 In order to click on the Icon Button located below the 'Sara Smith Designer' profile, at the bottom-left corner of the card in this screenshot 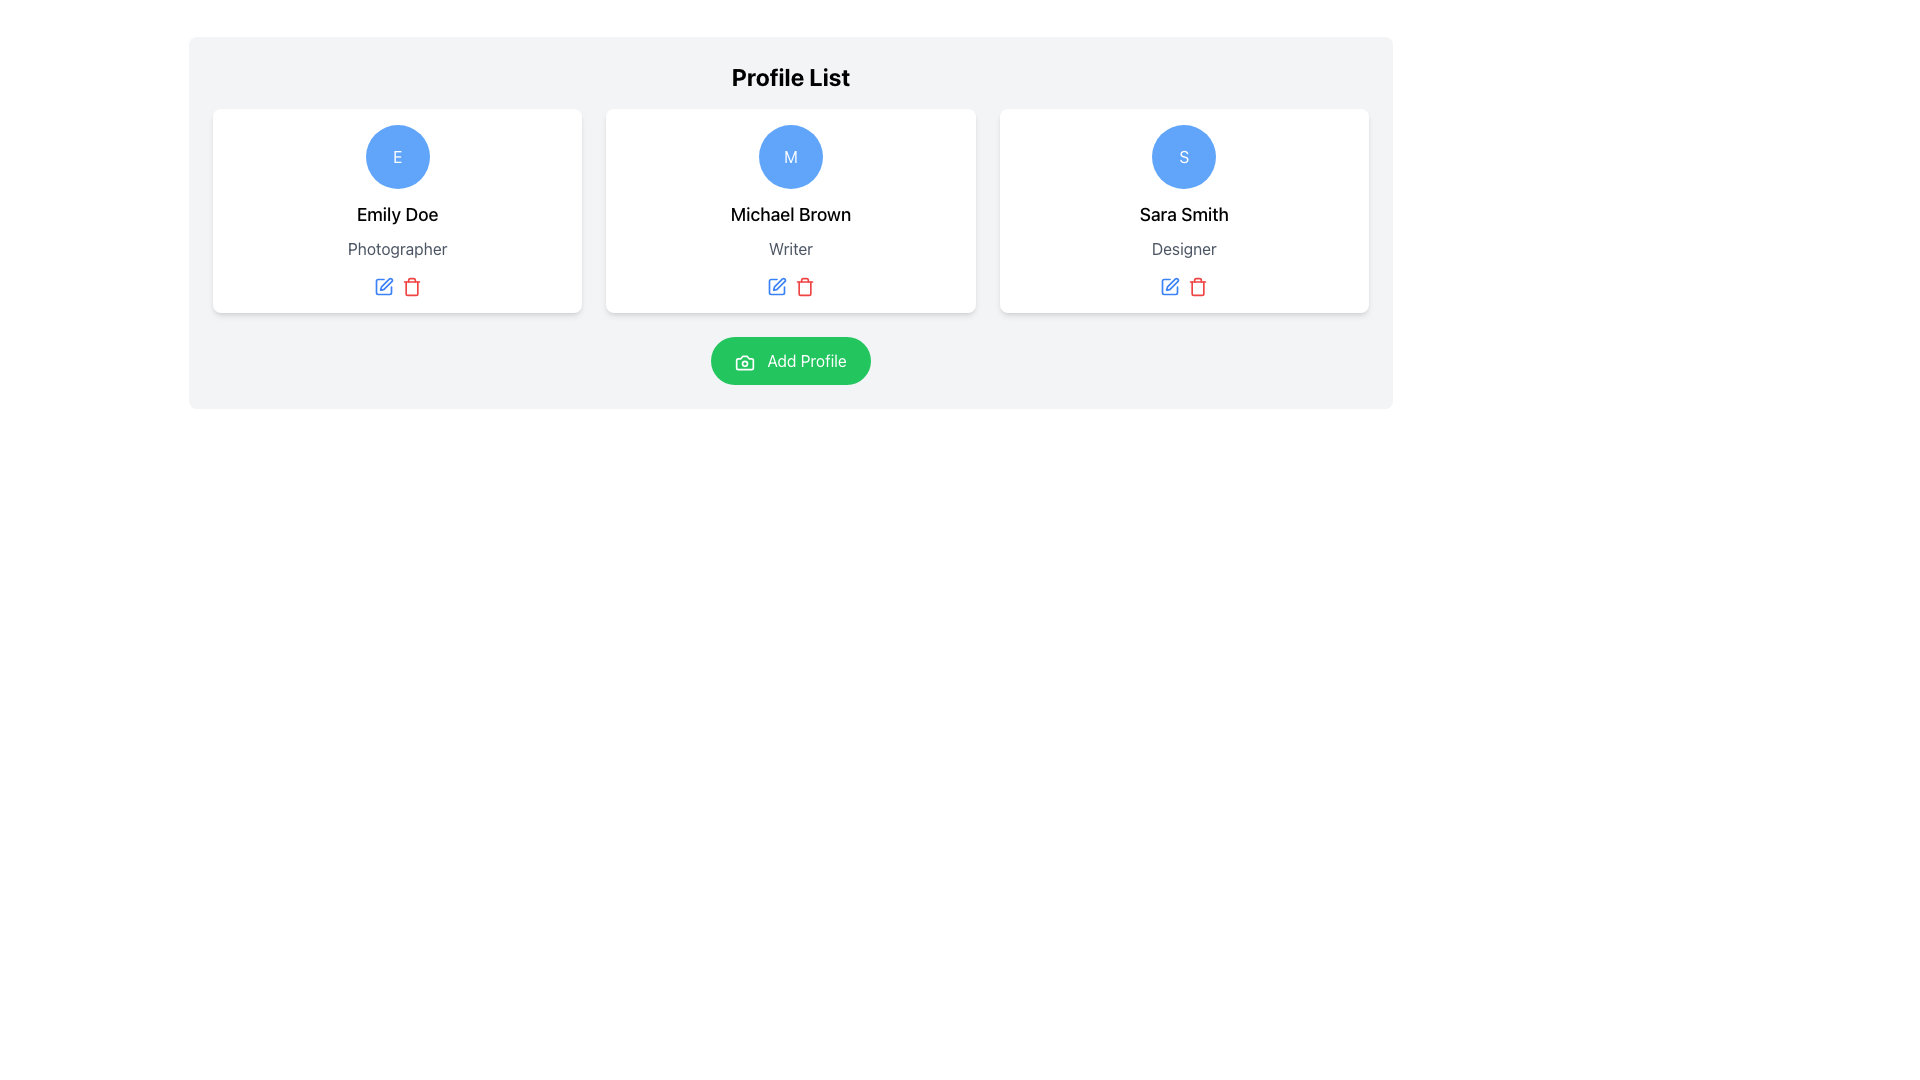, I will do `click(1170, 286)`.